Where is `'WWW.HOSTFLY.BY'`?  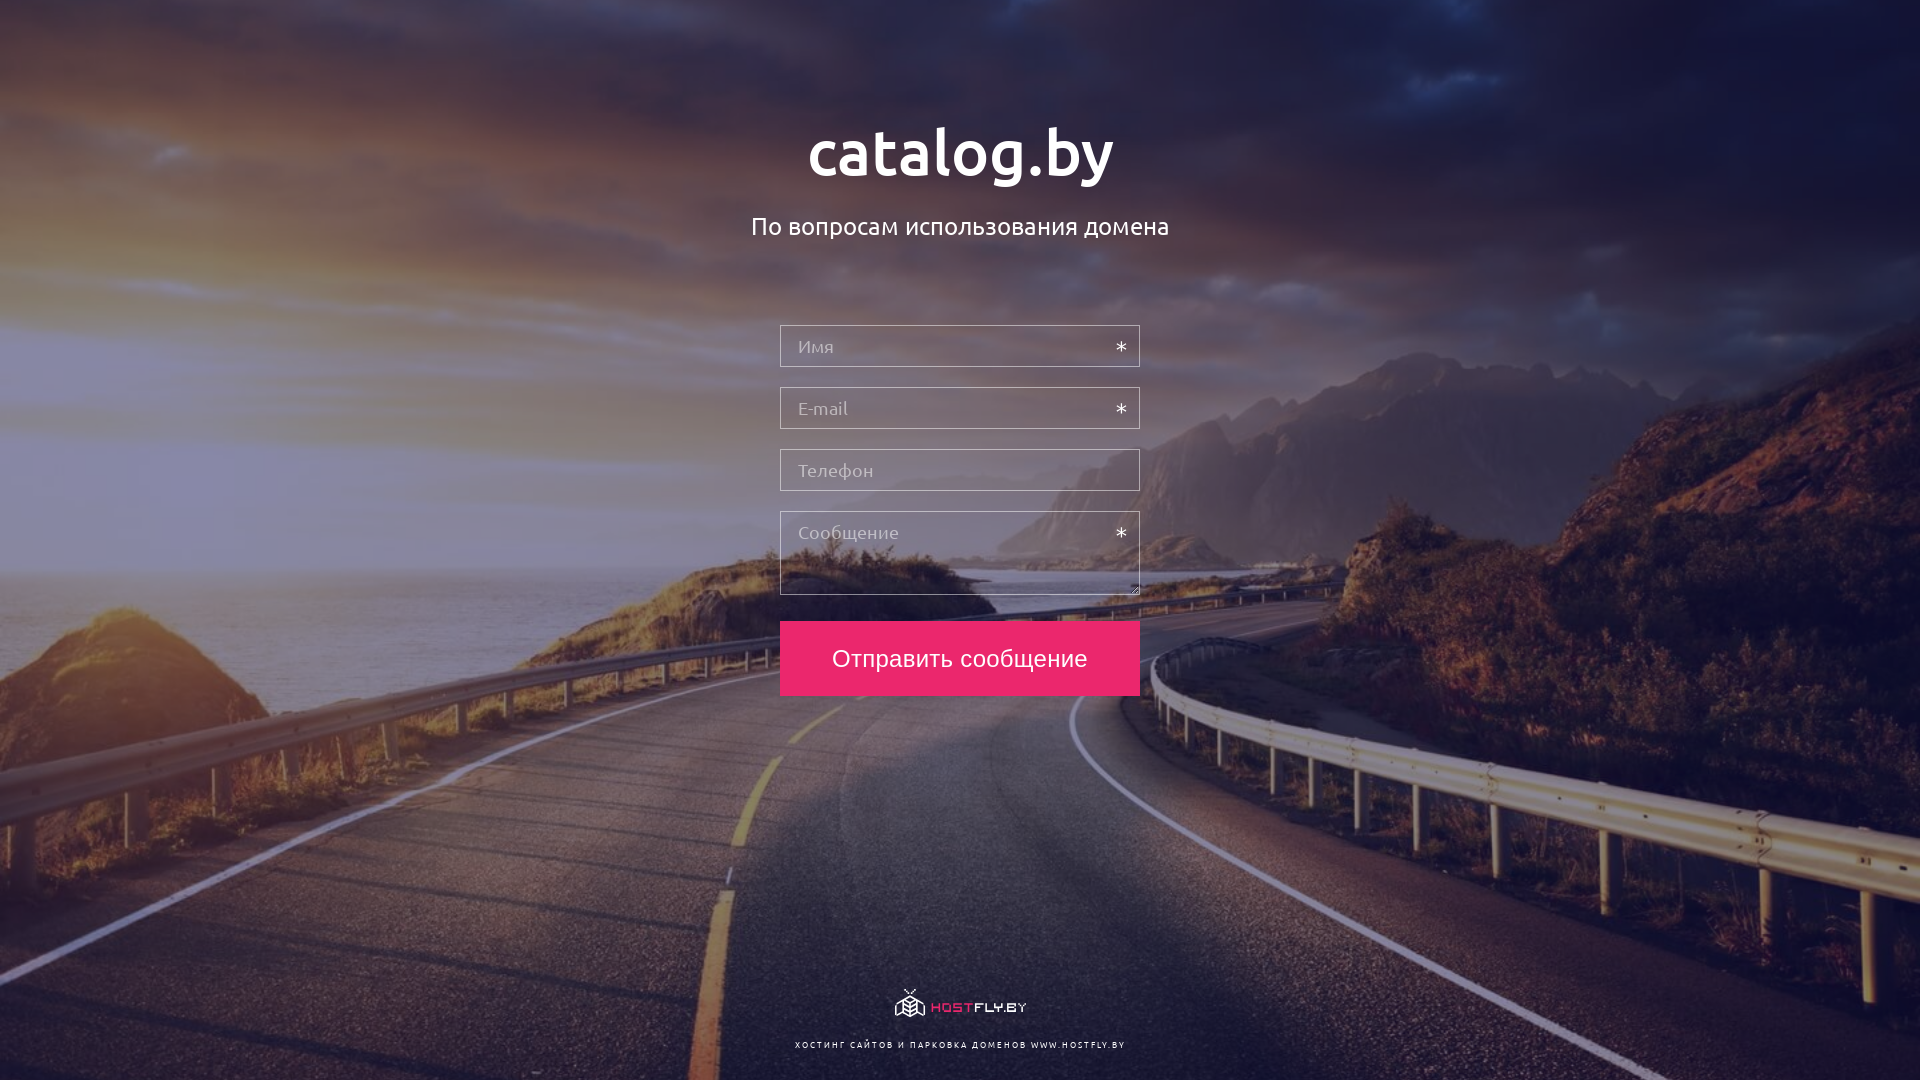 'WWW.HOSTFLY.BY' is located at coordinates (1076, 1043).